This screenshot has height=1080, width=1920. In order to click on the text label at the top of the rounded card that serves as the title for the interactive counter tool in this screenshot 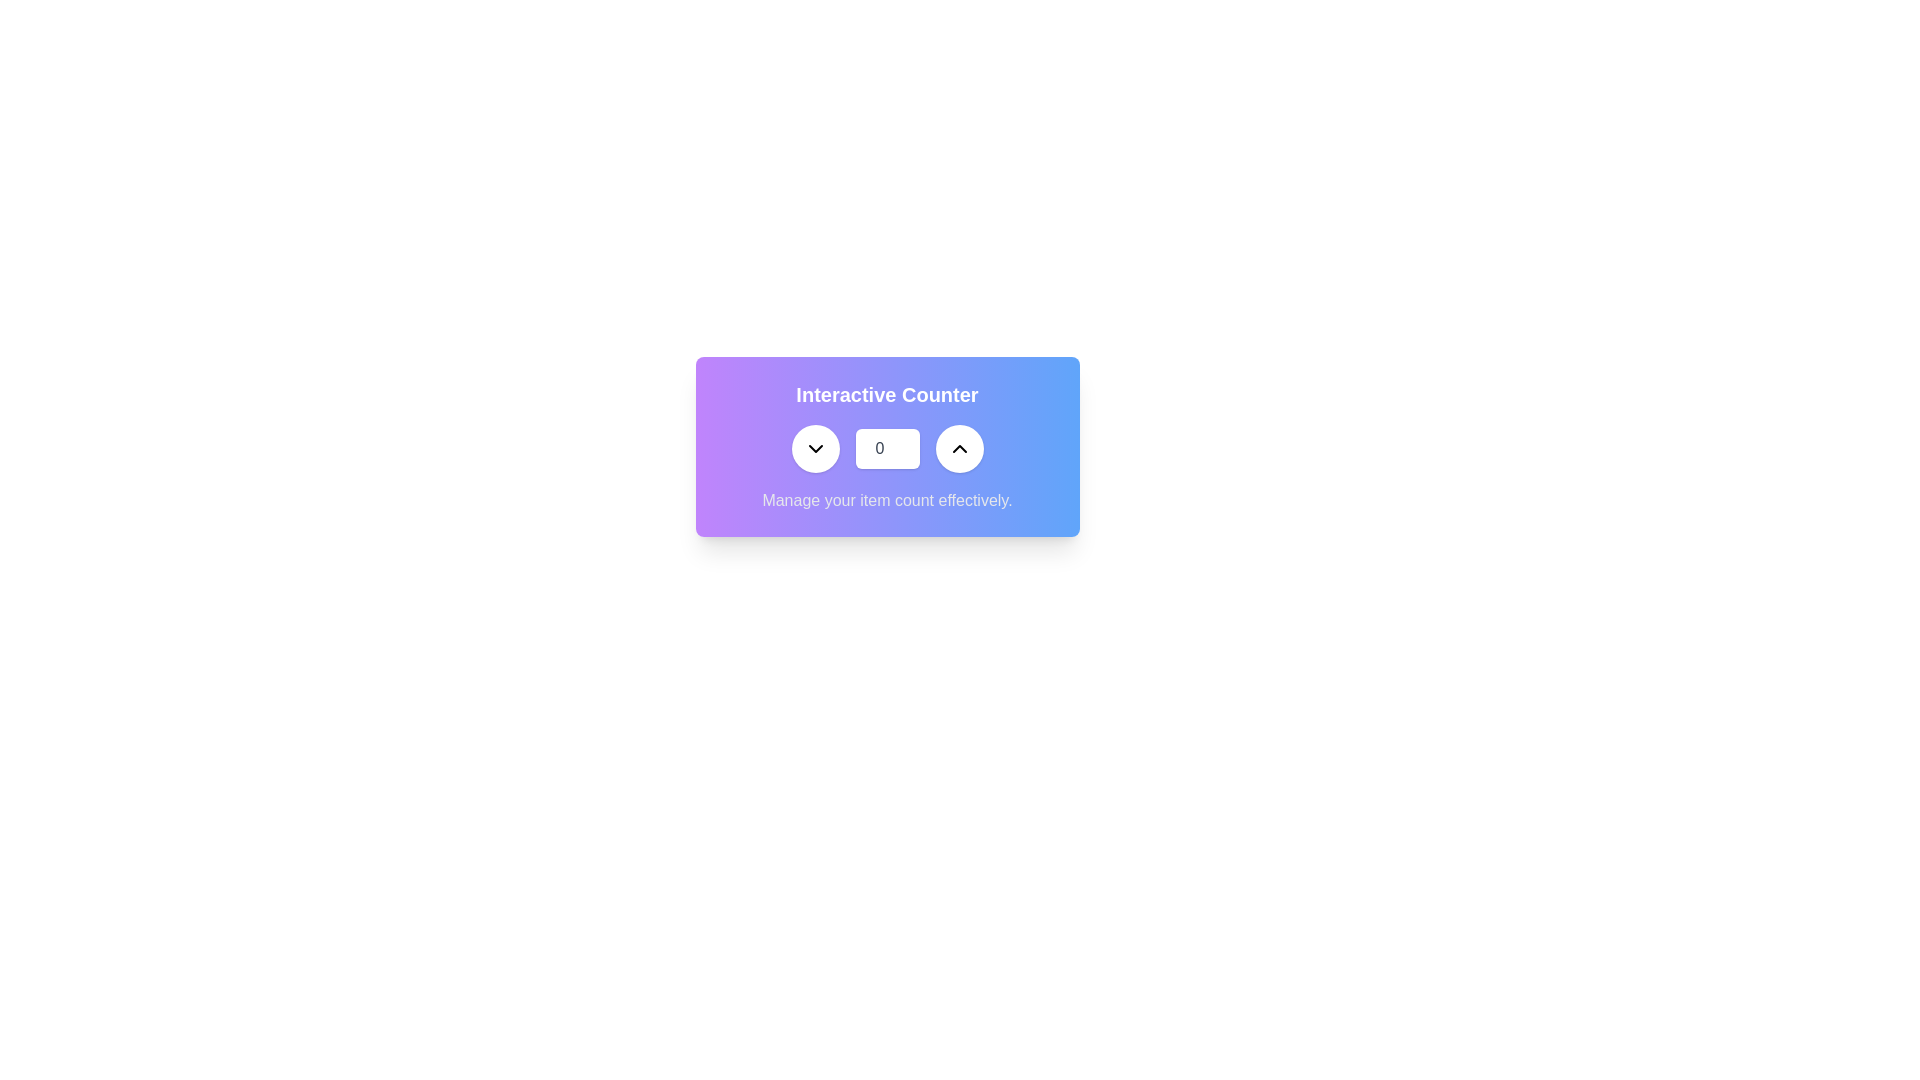, I will do `click(886, 394)`.